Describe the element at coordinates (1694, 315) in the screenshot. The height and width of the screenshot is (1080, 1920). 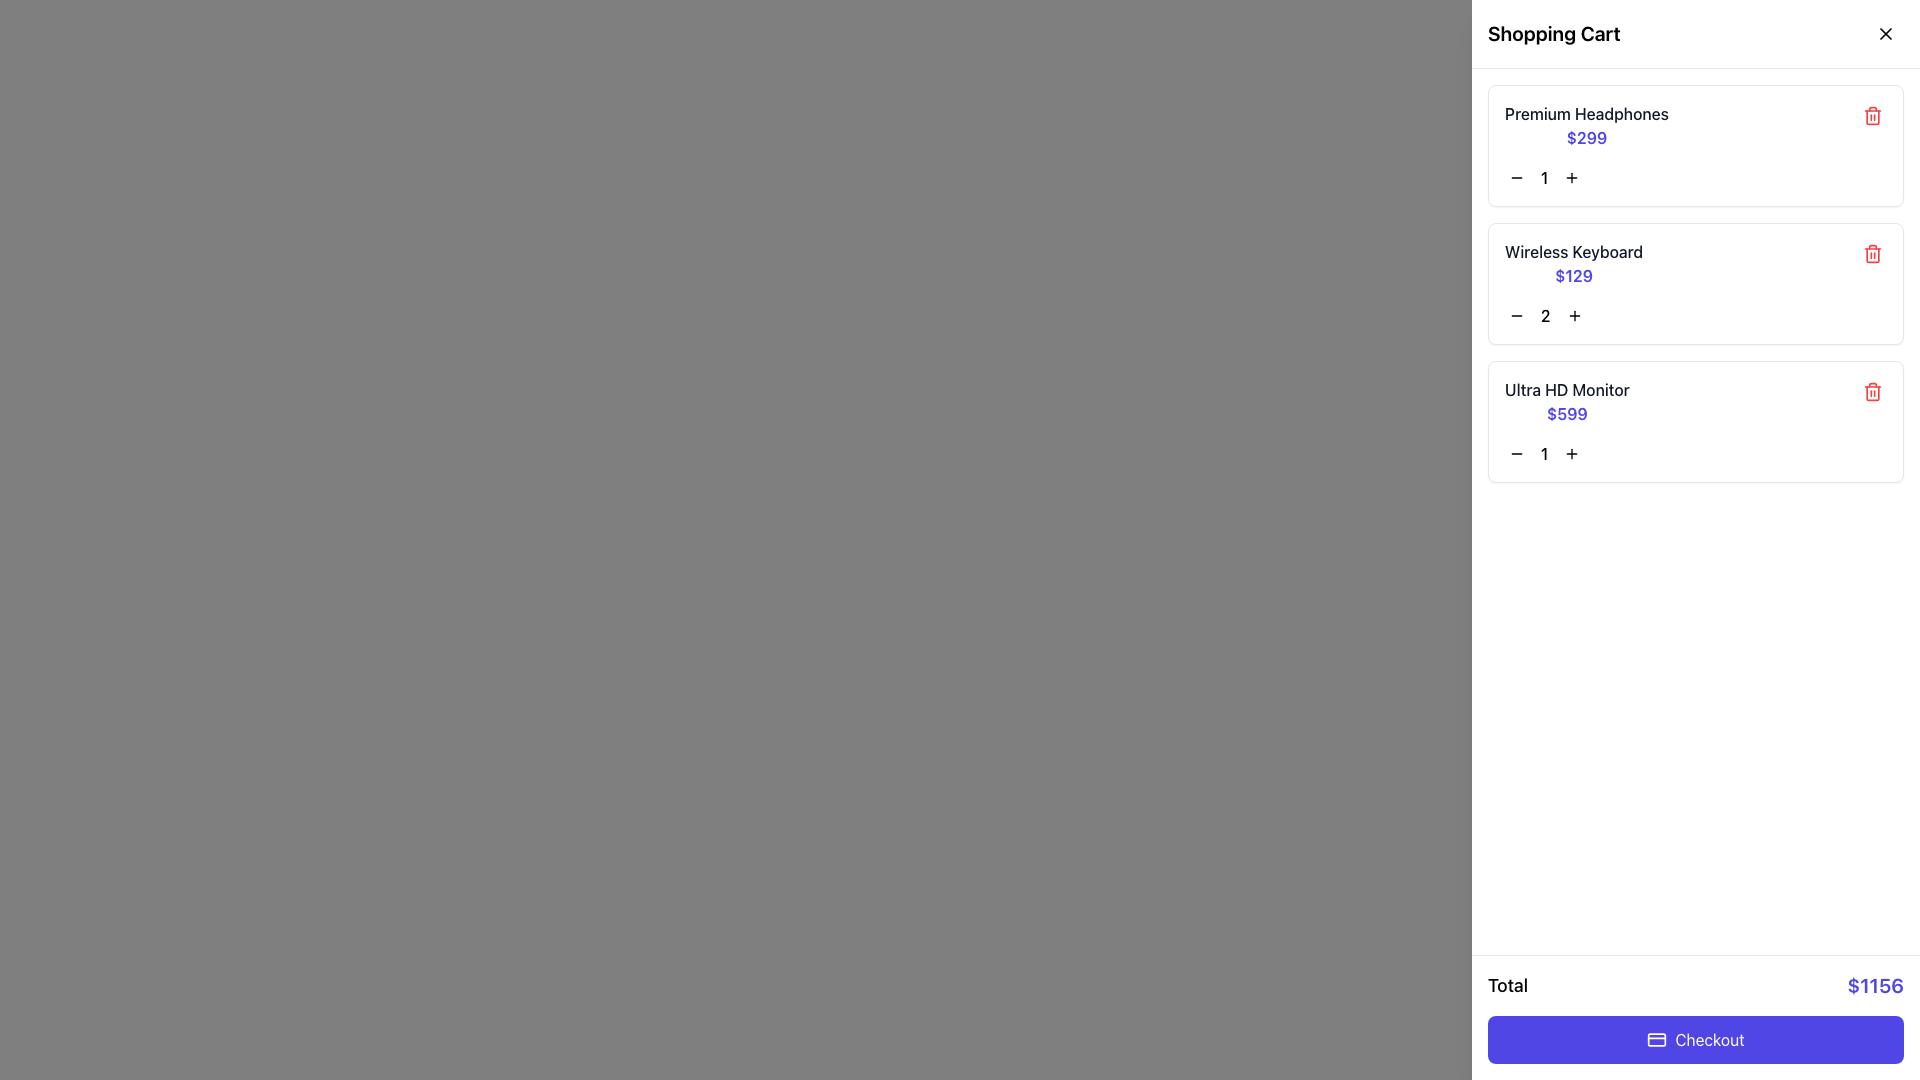
I see `the numeric display component showing the current quantity '2' of the item 'Wireless Keyboard' in the cart, located between the decrement and increment buttons` at that location.